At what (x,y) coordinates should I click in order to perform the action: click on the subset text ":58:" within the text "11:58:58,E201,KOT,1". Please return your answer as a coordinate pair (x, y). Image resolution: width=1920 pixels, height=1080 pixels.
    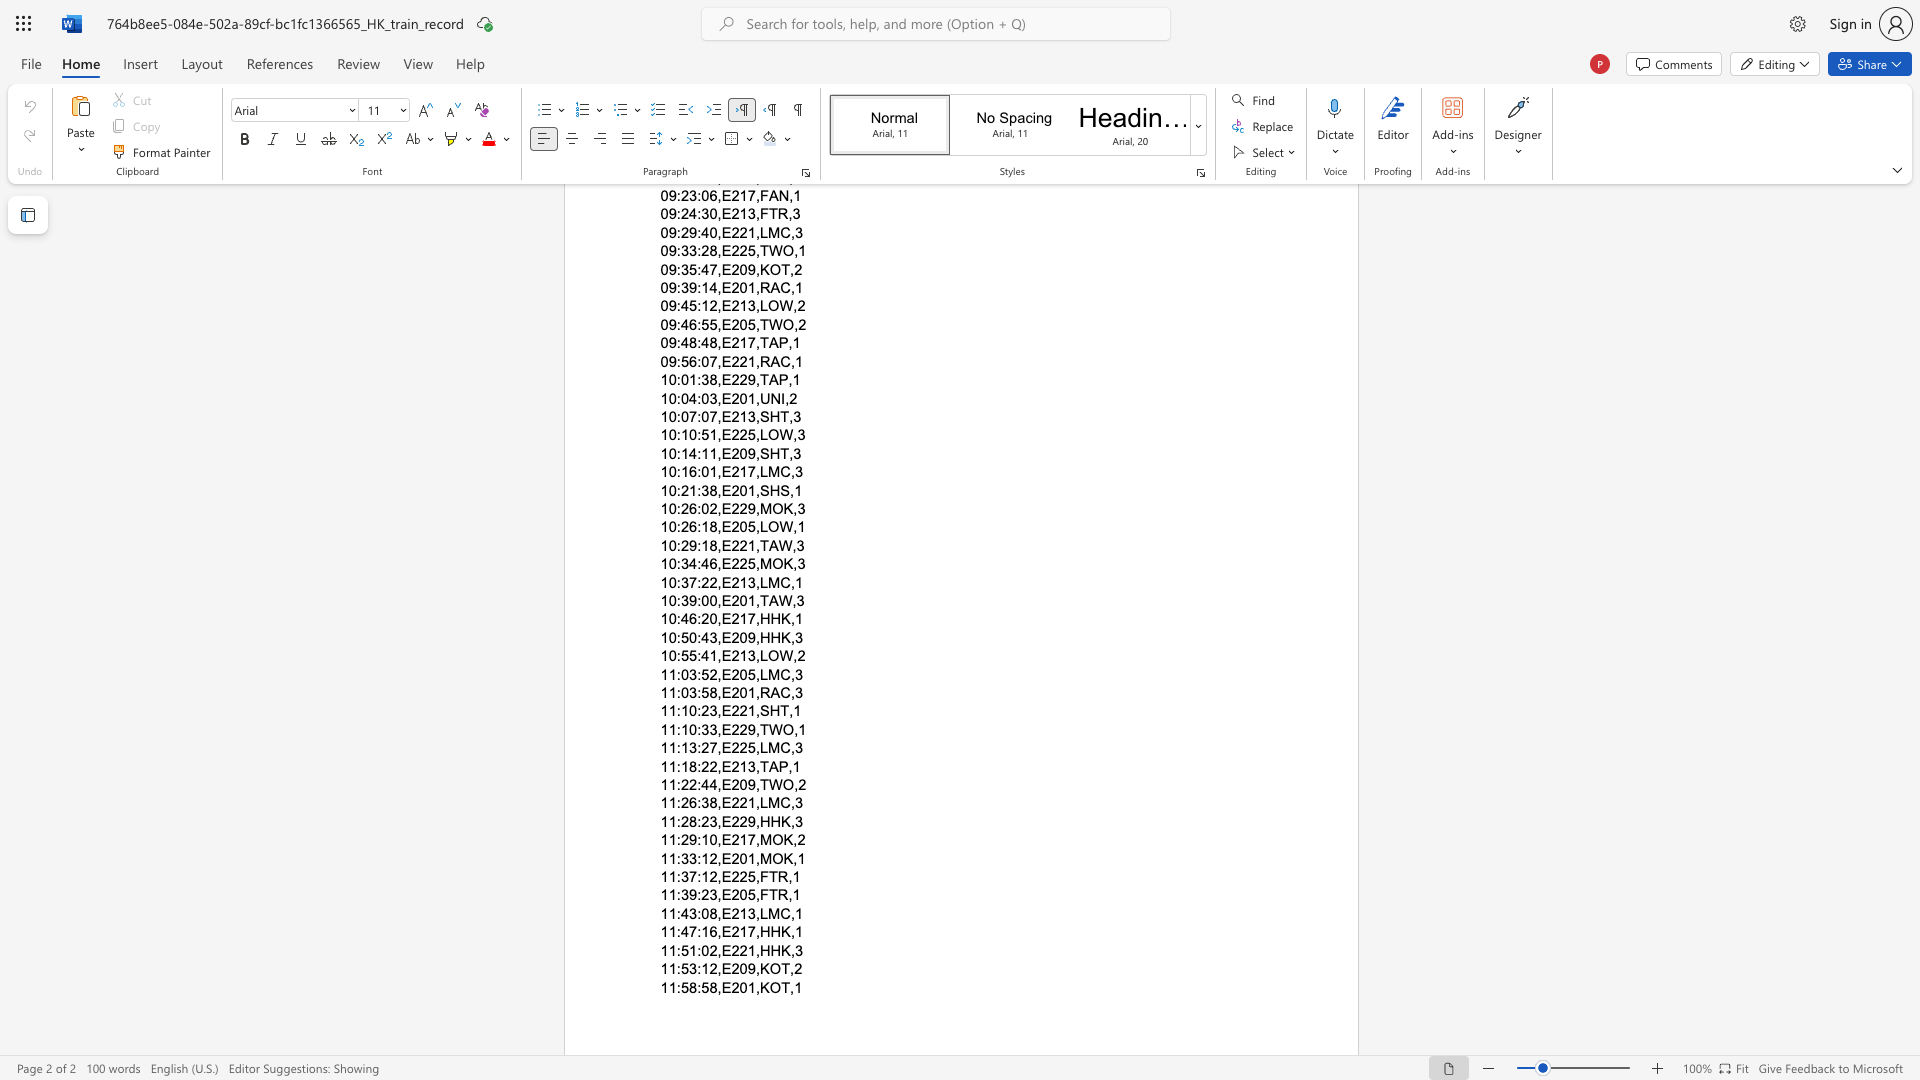
    Looking at the image, I should click on (676, 986).